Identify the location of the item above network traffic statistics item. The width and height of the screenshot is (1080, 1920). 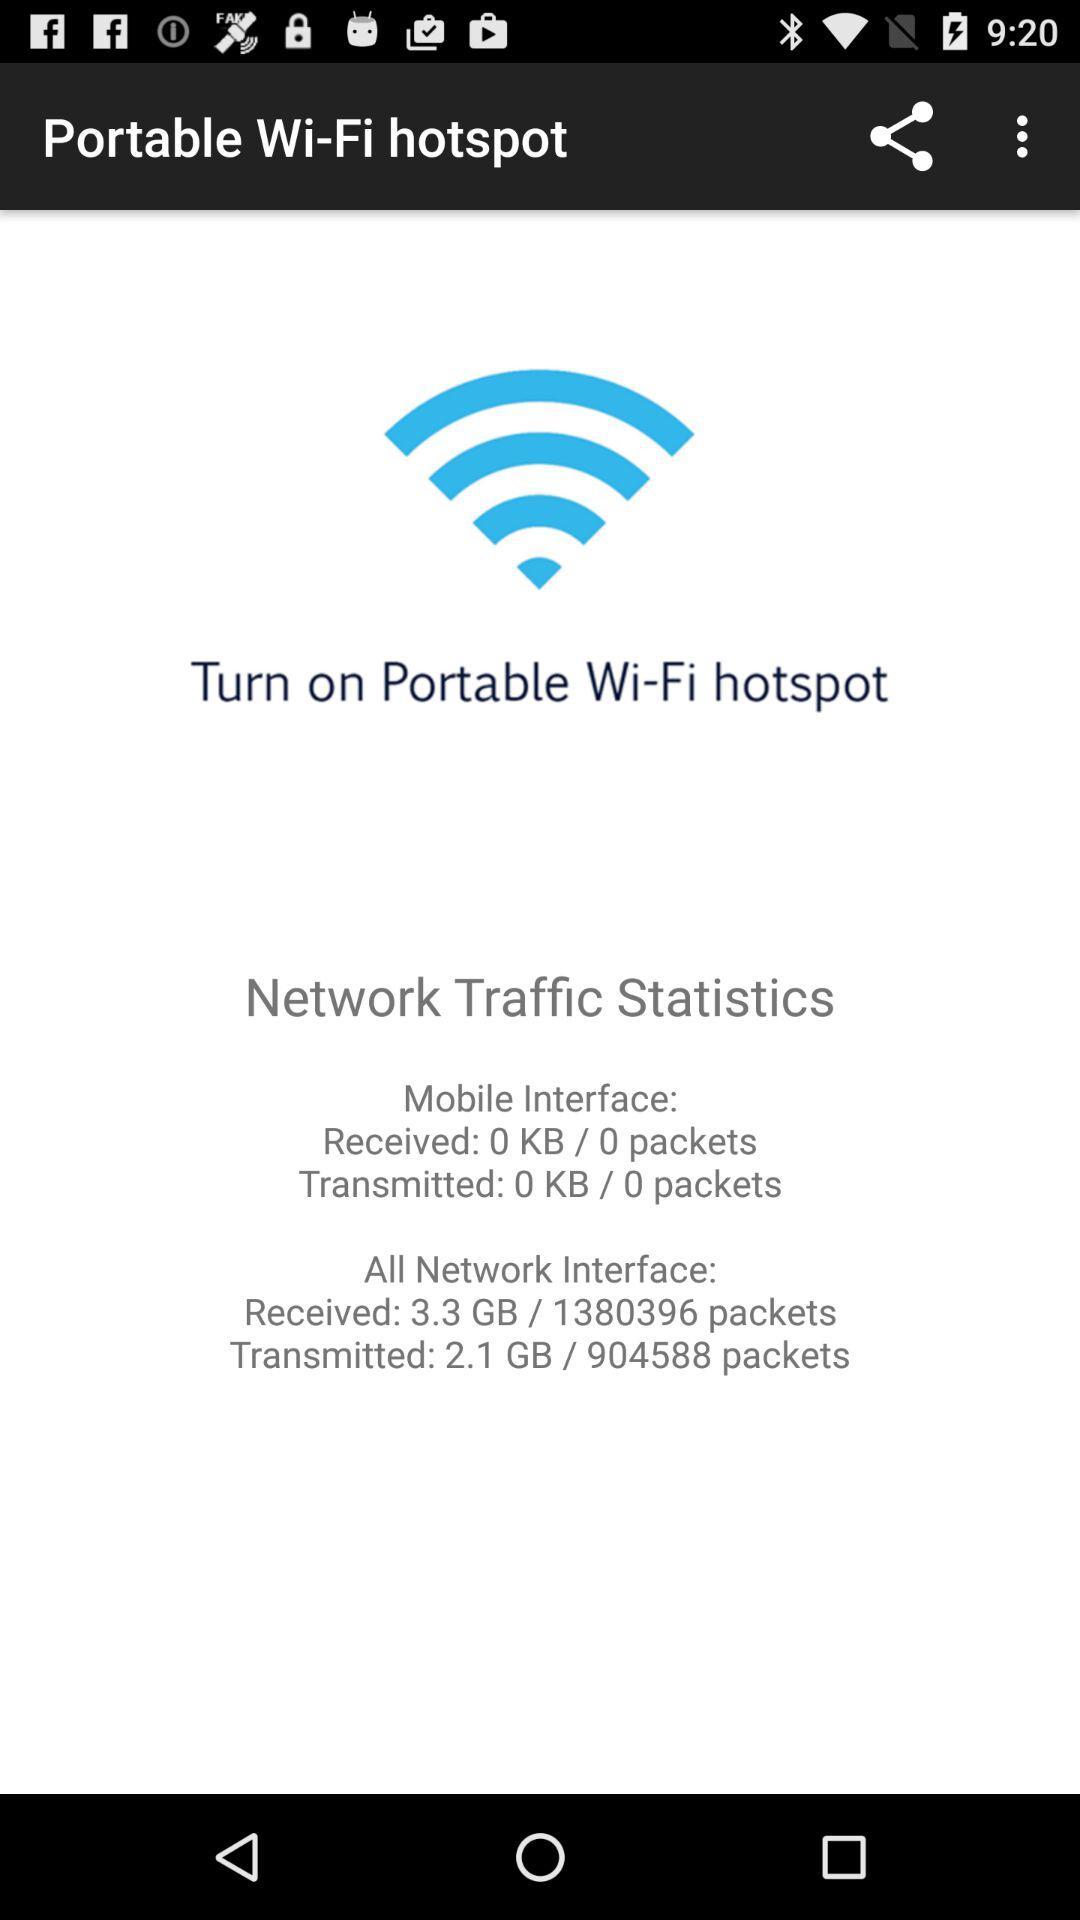
(1027, 135).